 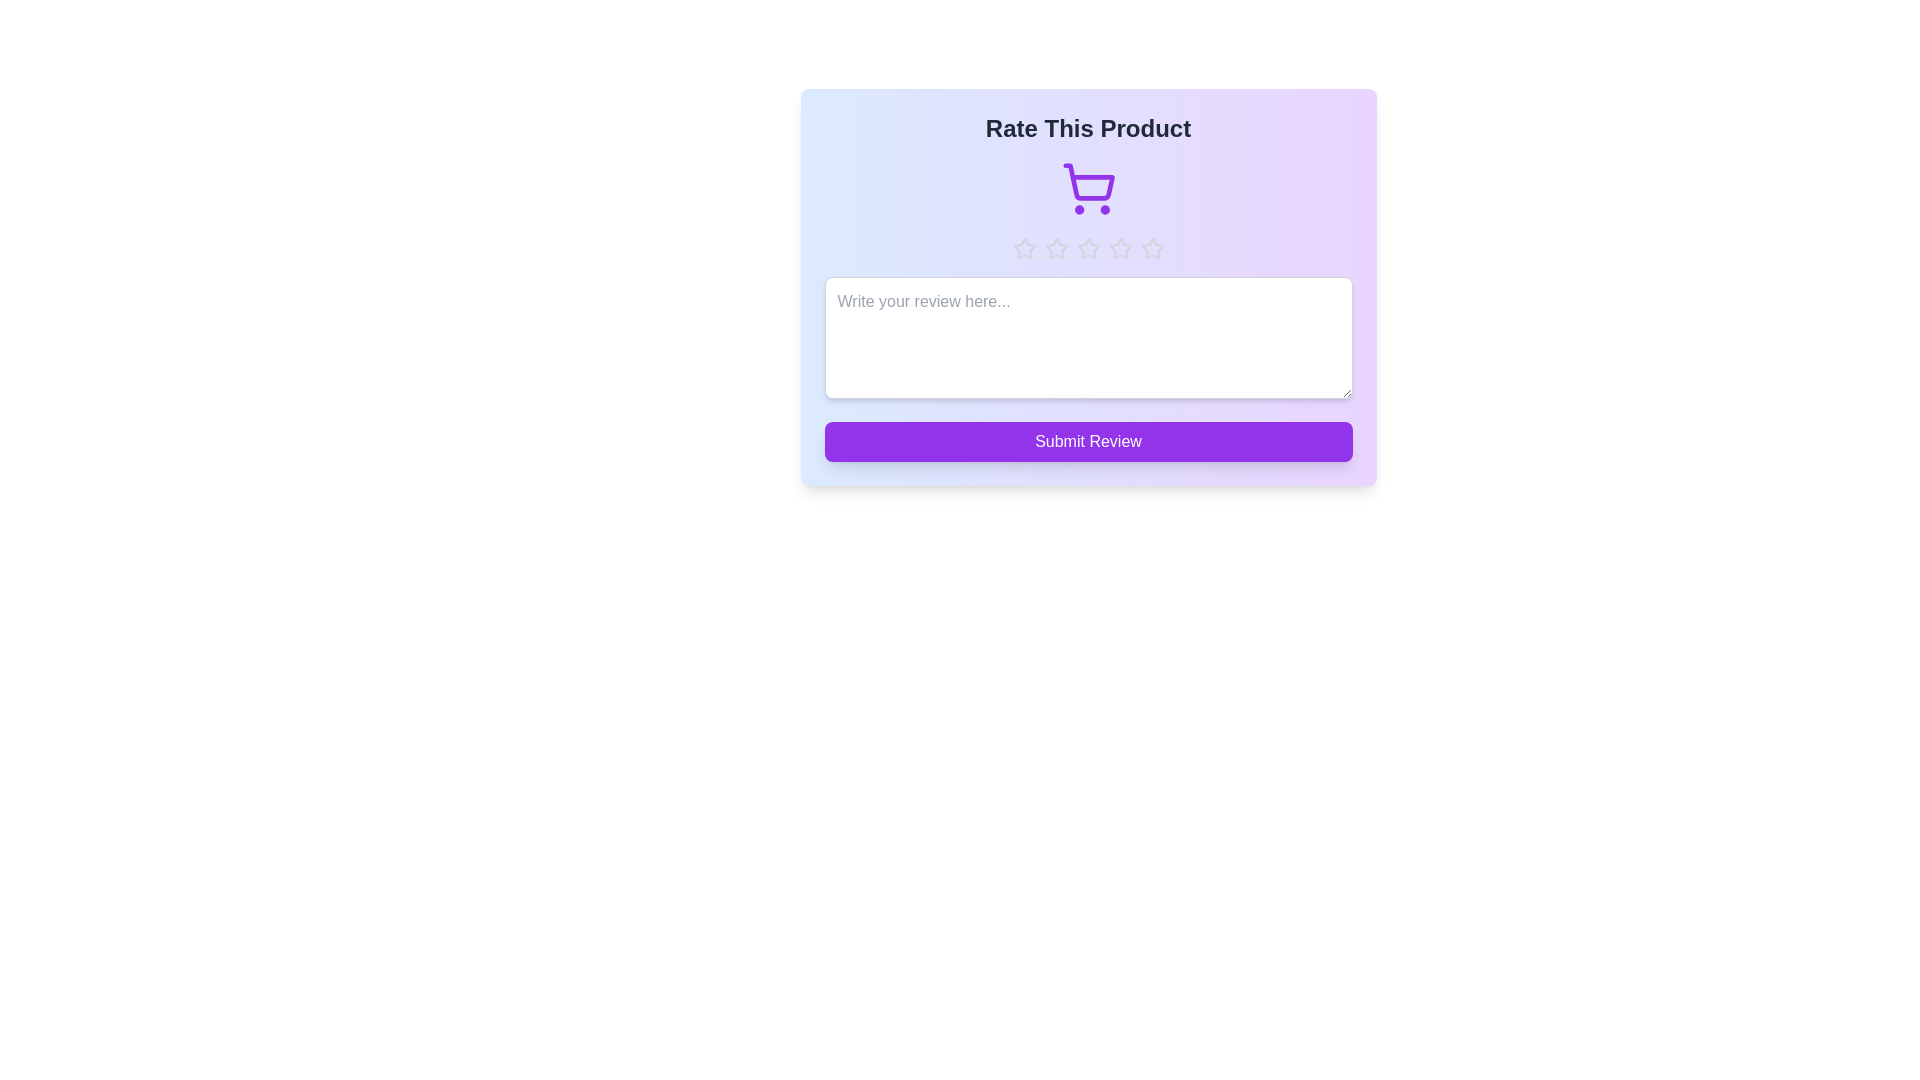 What do you see at coordinates (1087, 441) in the screenshot?
I see `the 'Submit Review' button to submit the review` at bounding box center [1087, 441].